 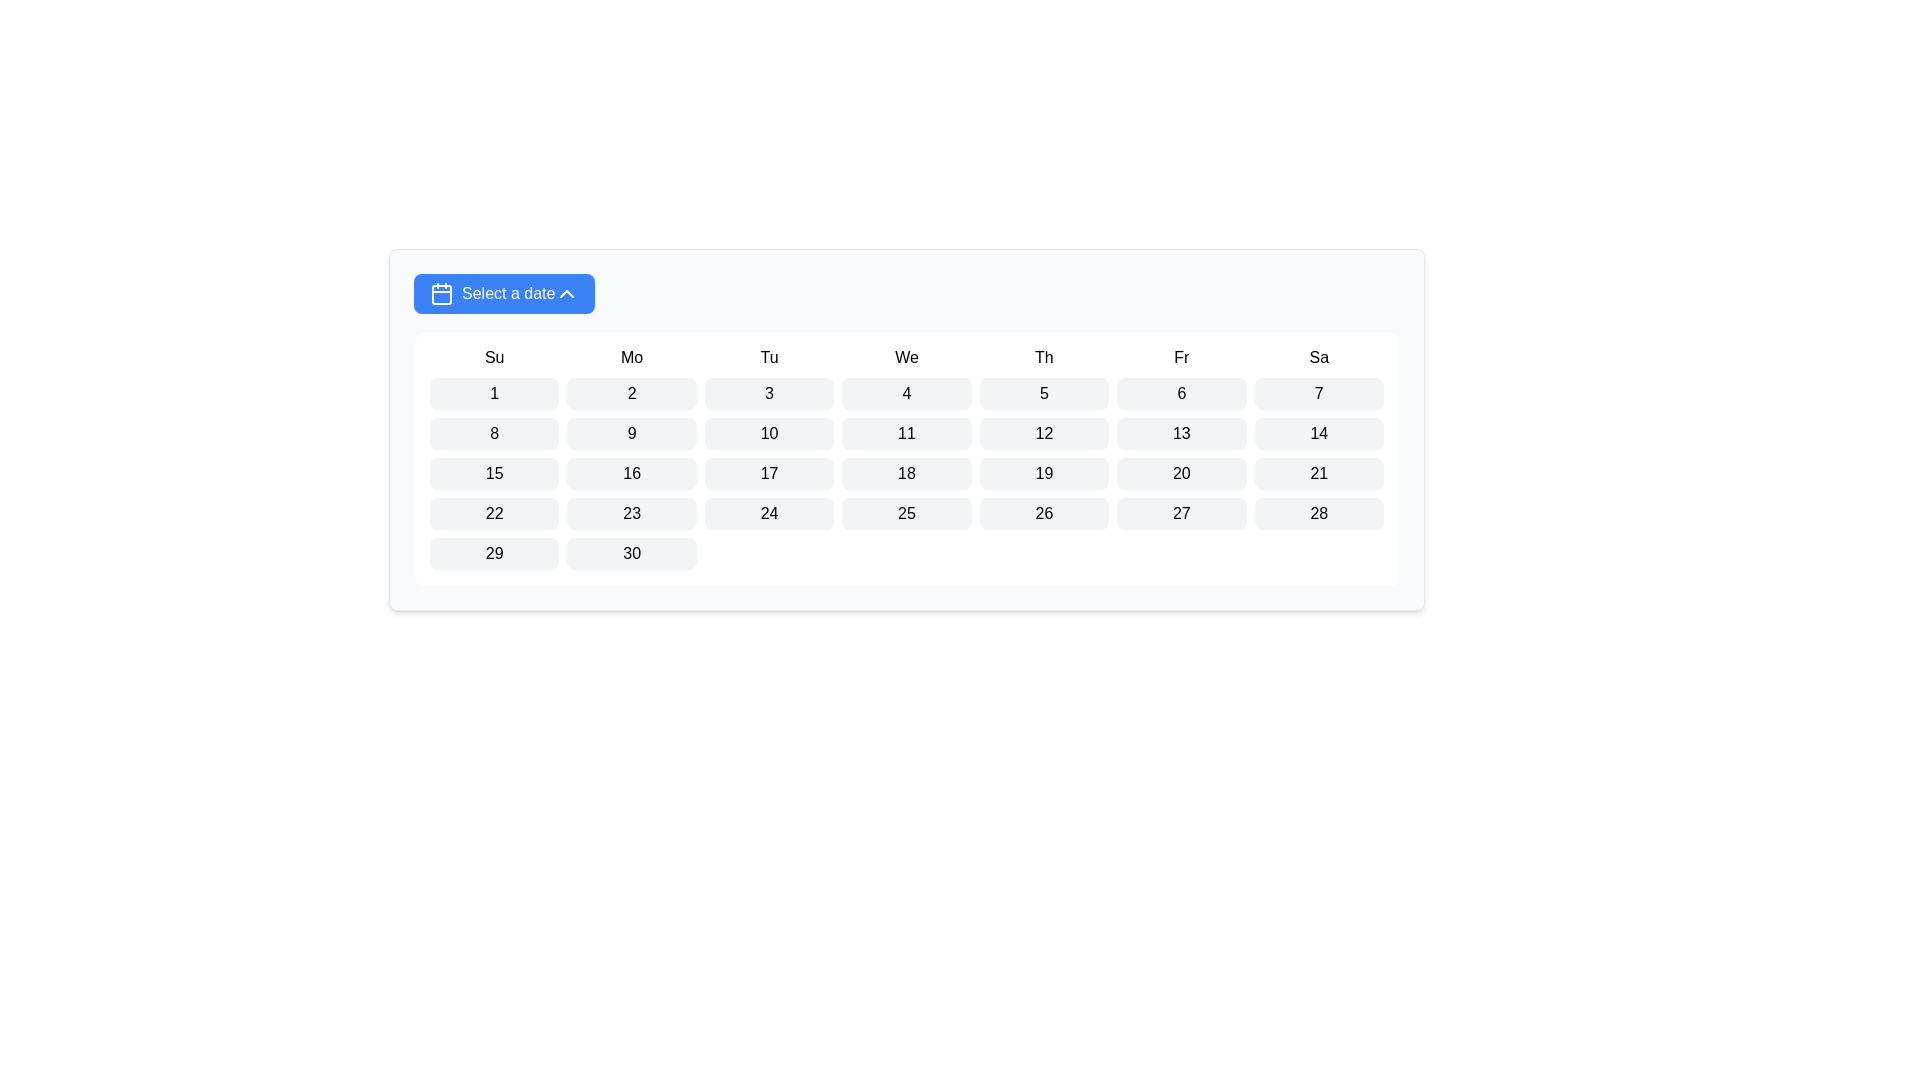 I want to click on the date selection icon located at the beginning of the horizontal layout preceding the text 'Select a date', so click(x=440, y=293).